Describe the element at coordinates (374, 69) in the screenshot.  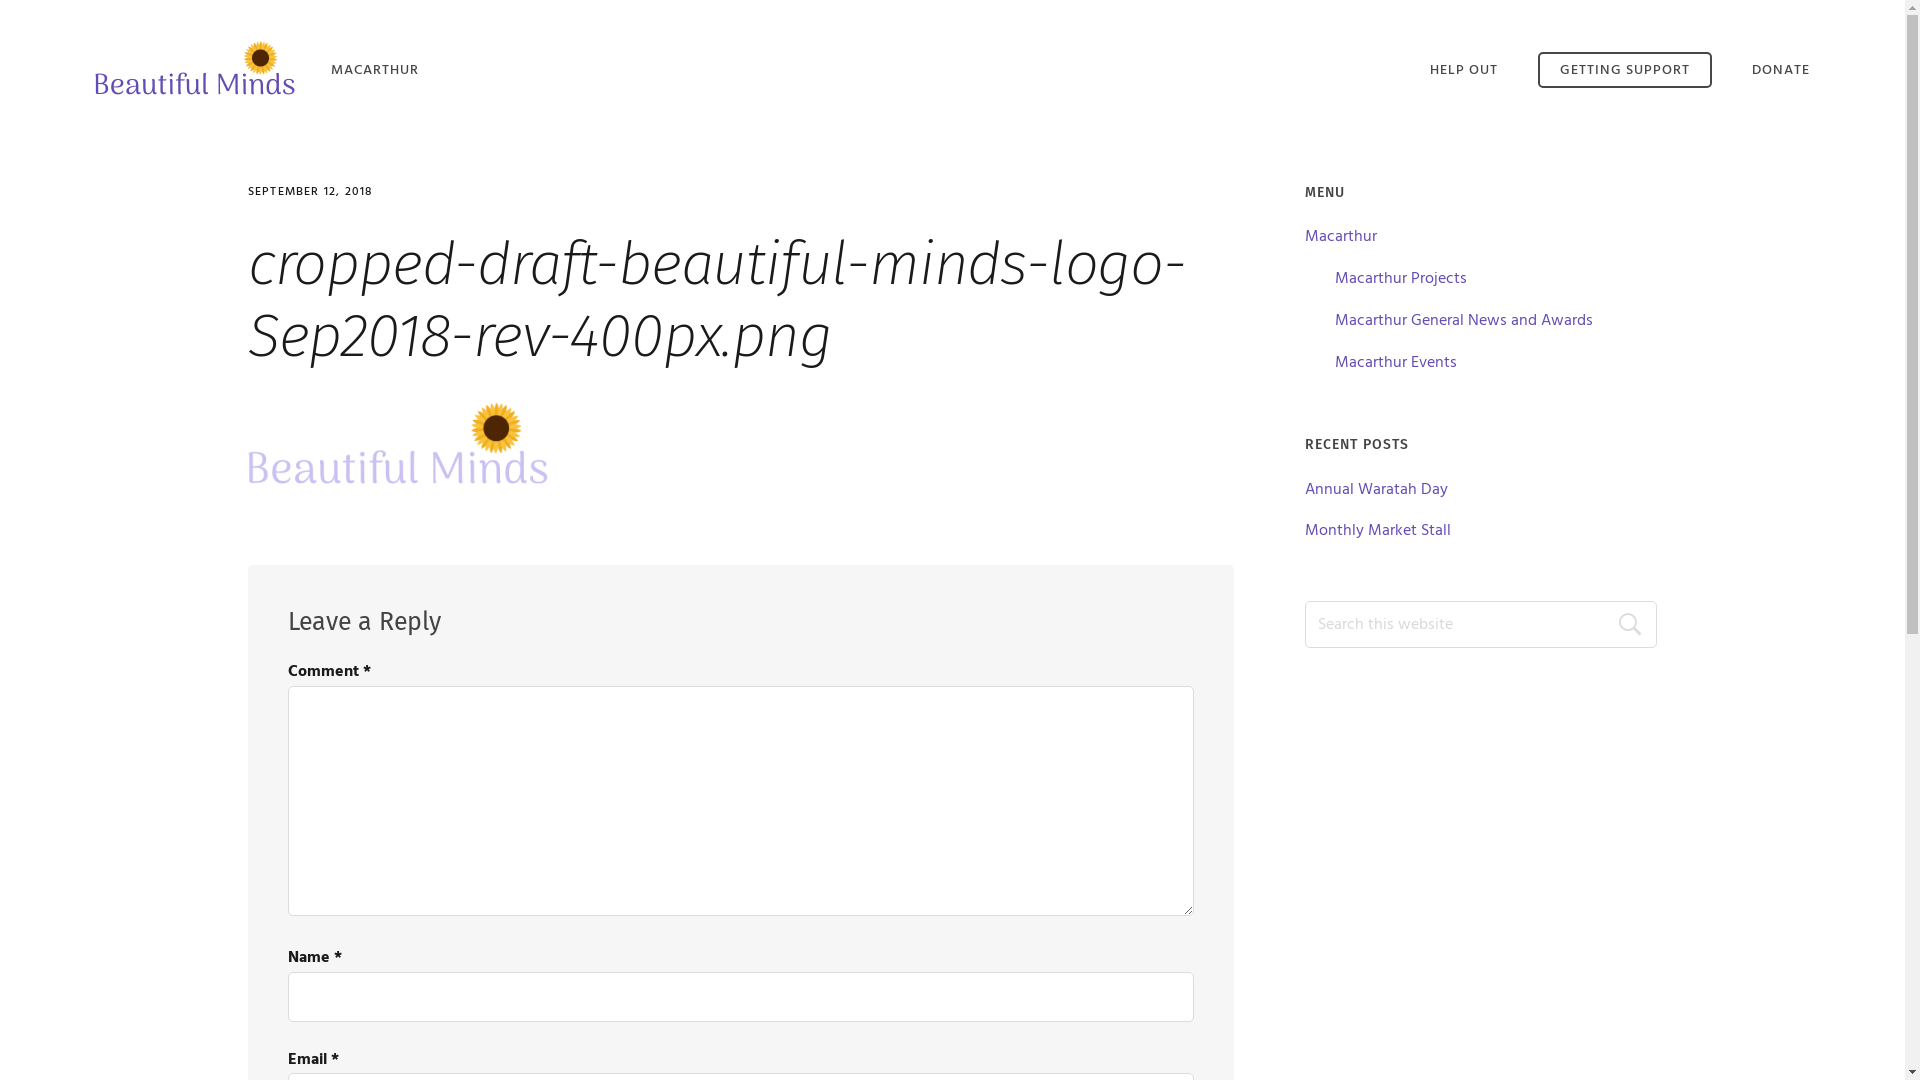
I see `'MACARTHUR'` at that location.